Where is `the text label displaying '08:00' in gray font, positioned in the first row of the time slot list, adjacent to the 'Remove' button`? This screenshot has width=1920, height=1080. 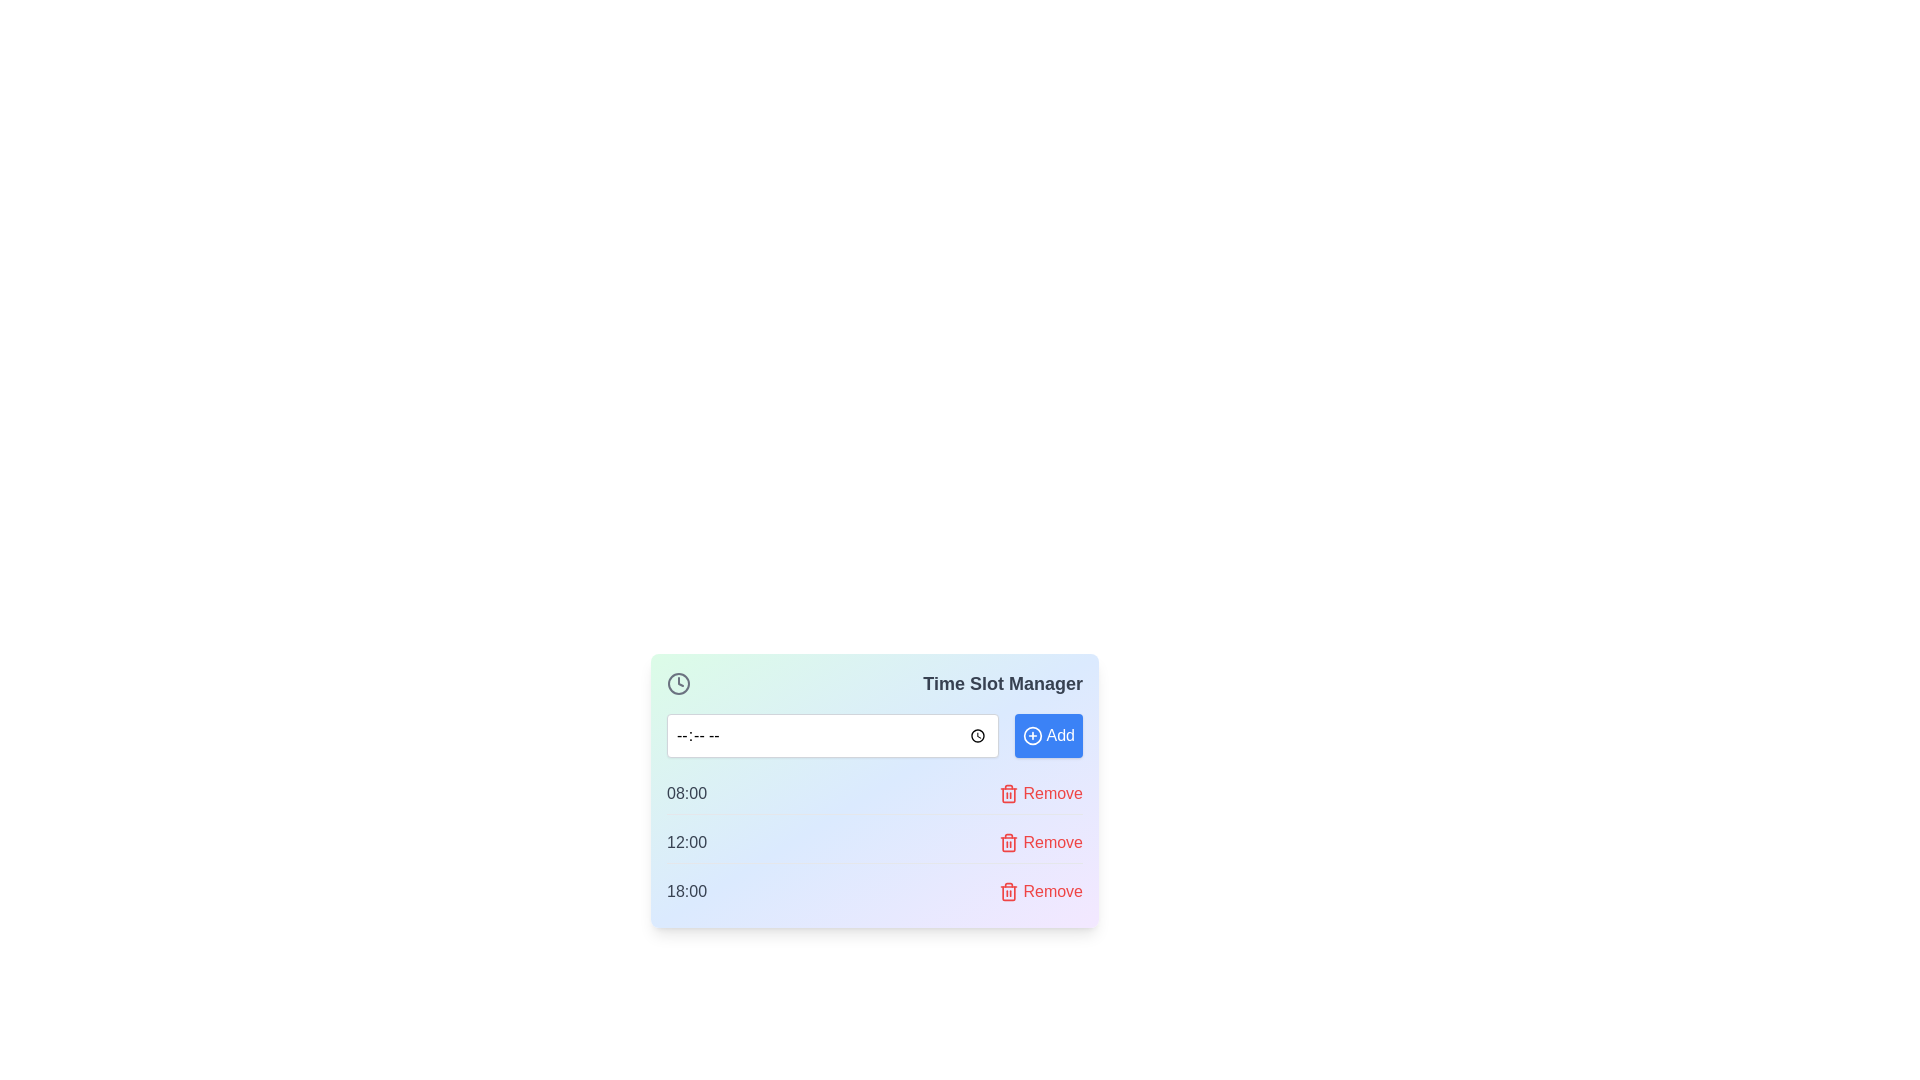
the text label displaying '08:00' in gray font, positioned in the first row of the time slot list, adjacent to the 'Remove' button is located at coordinates (686, 793).